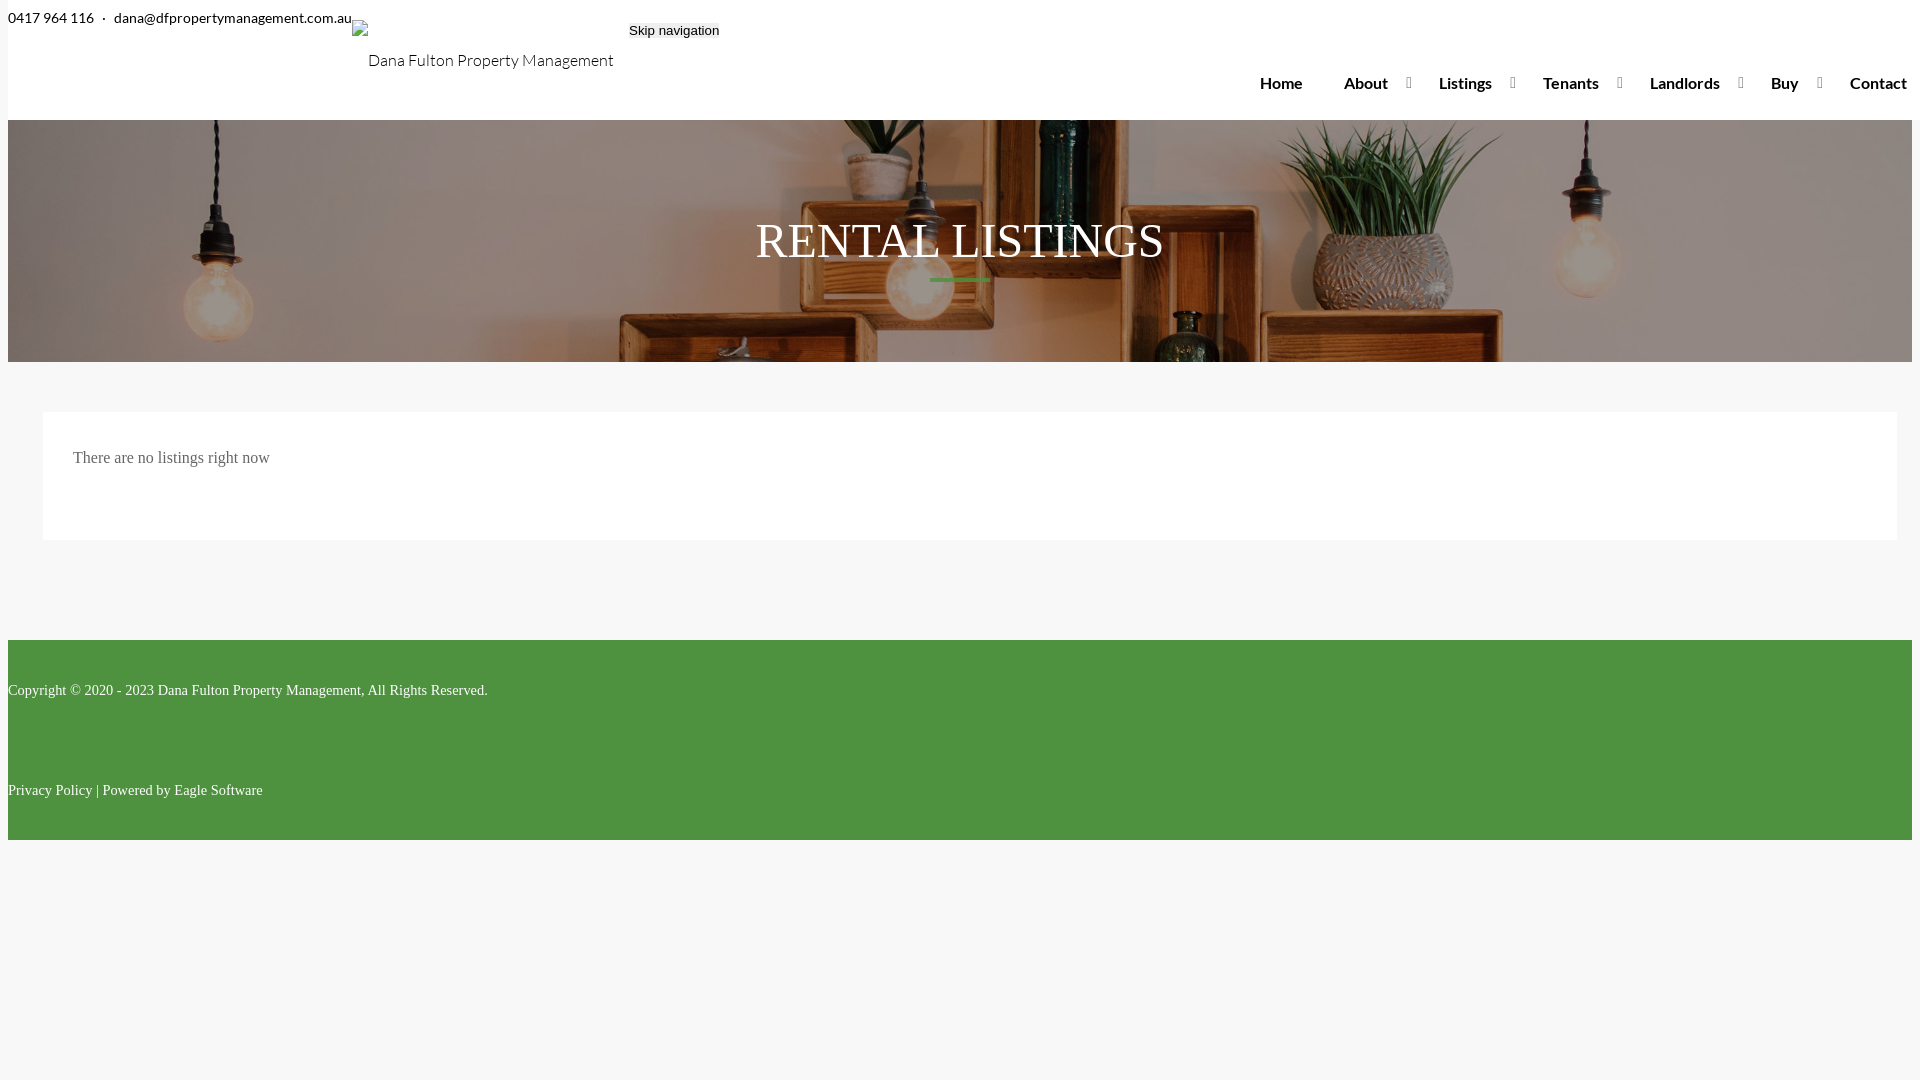 This screenshot has width=1920, height=1080. Describe the element at coordinates (233, 17) in the screenshot. I see `'dana@dfpropertymanagement.com.au'` at that location.